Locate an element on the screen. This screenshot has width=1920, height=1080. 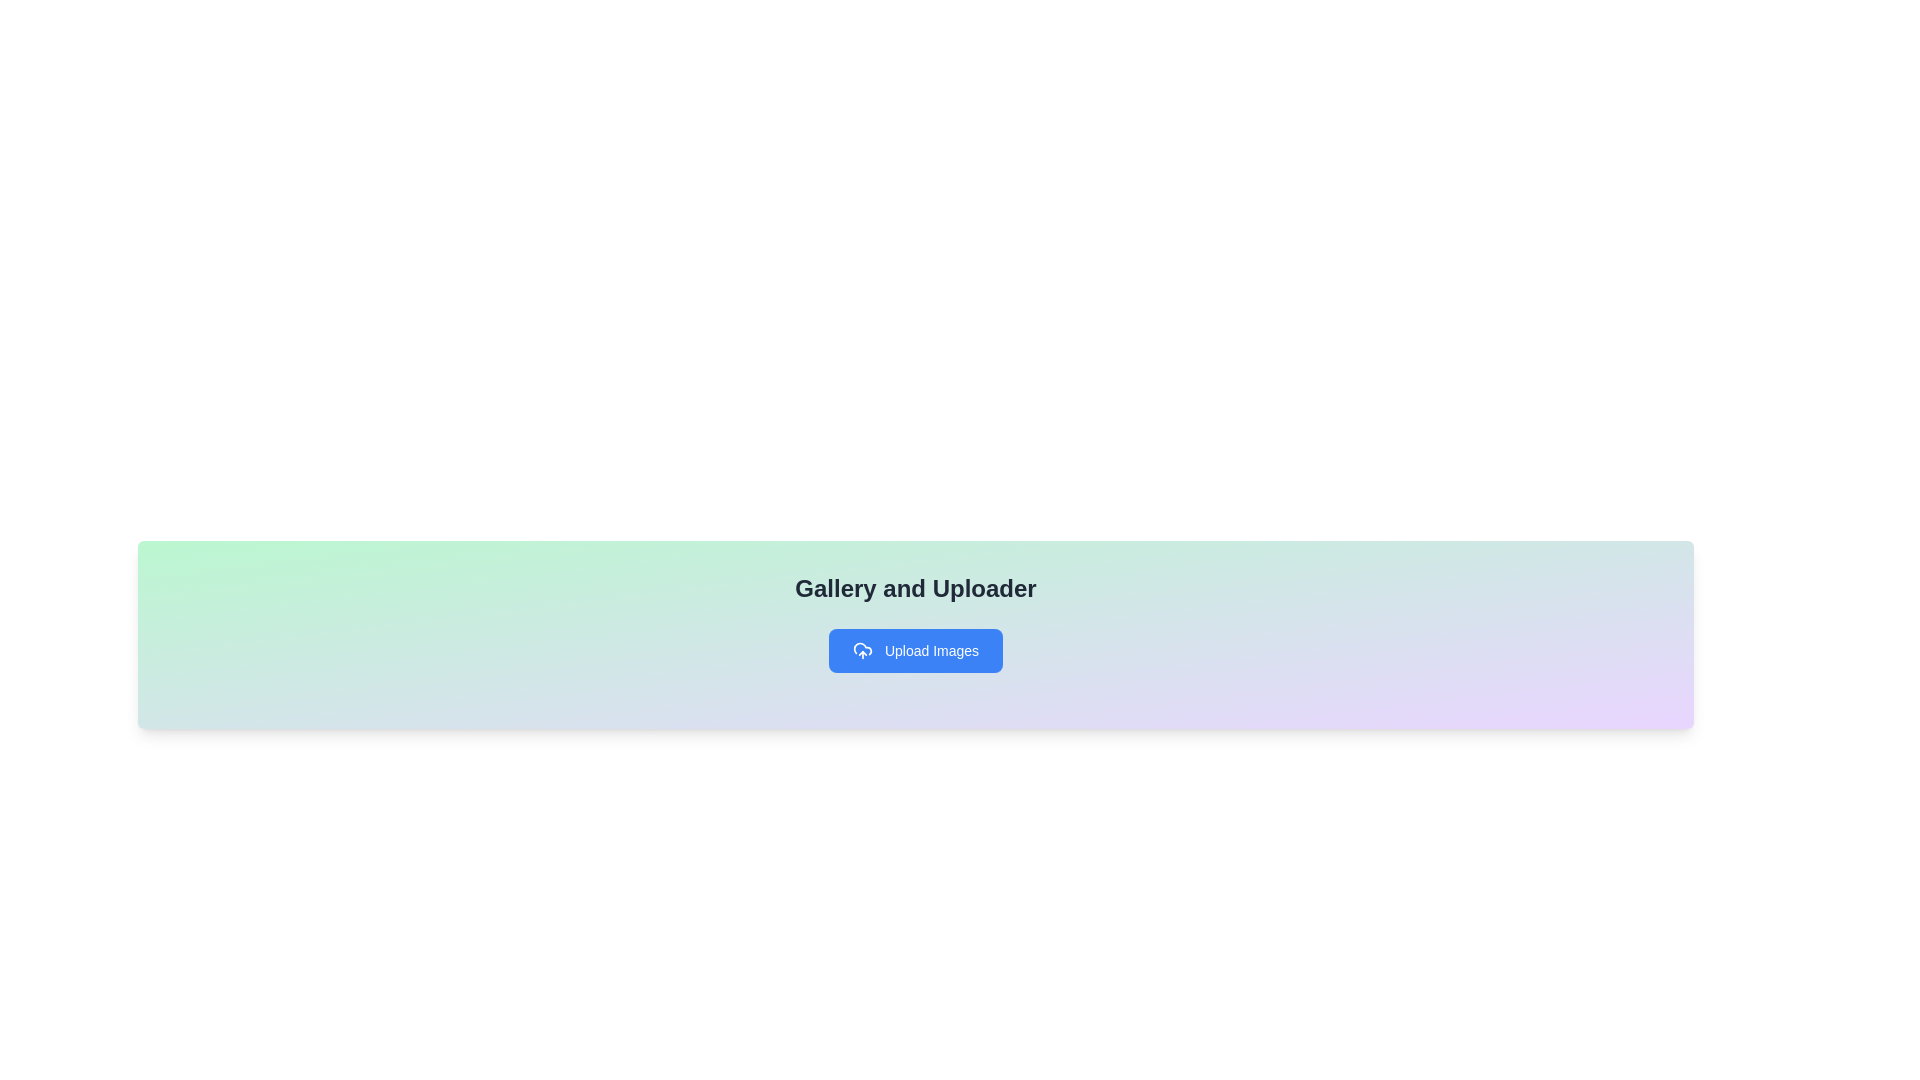
the upper left section of the cloud icon, which is part of the button labeled 'Upload Images' with a blue background is located at coordinates (862, 648).